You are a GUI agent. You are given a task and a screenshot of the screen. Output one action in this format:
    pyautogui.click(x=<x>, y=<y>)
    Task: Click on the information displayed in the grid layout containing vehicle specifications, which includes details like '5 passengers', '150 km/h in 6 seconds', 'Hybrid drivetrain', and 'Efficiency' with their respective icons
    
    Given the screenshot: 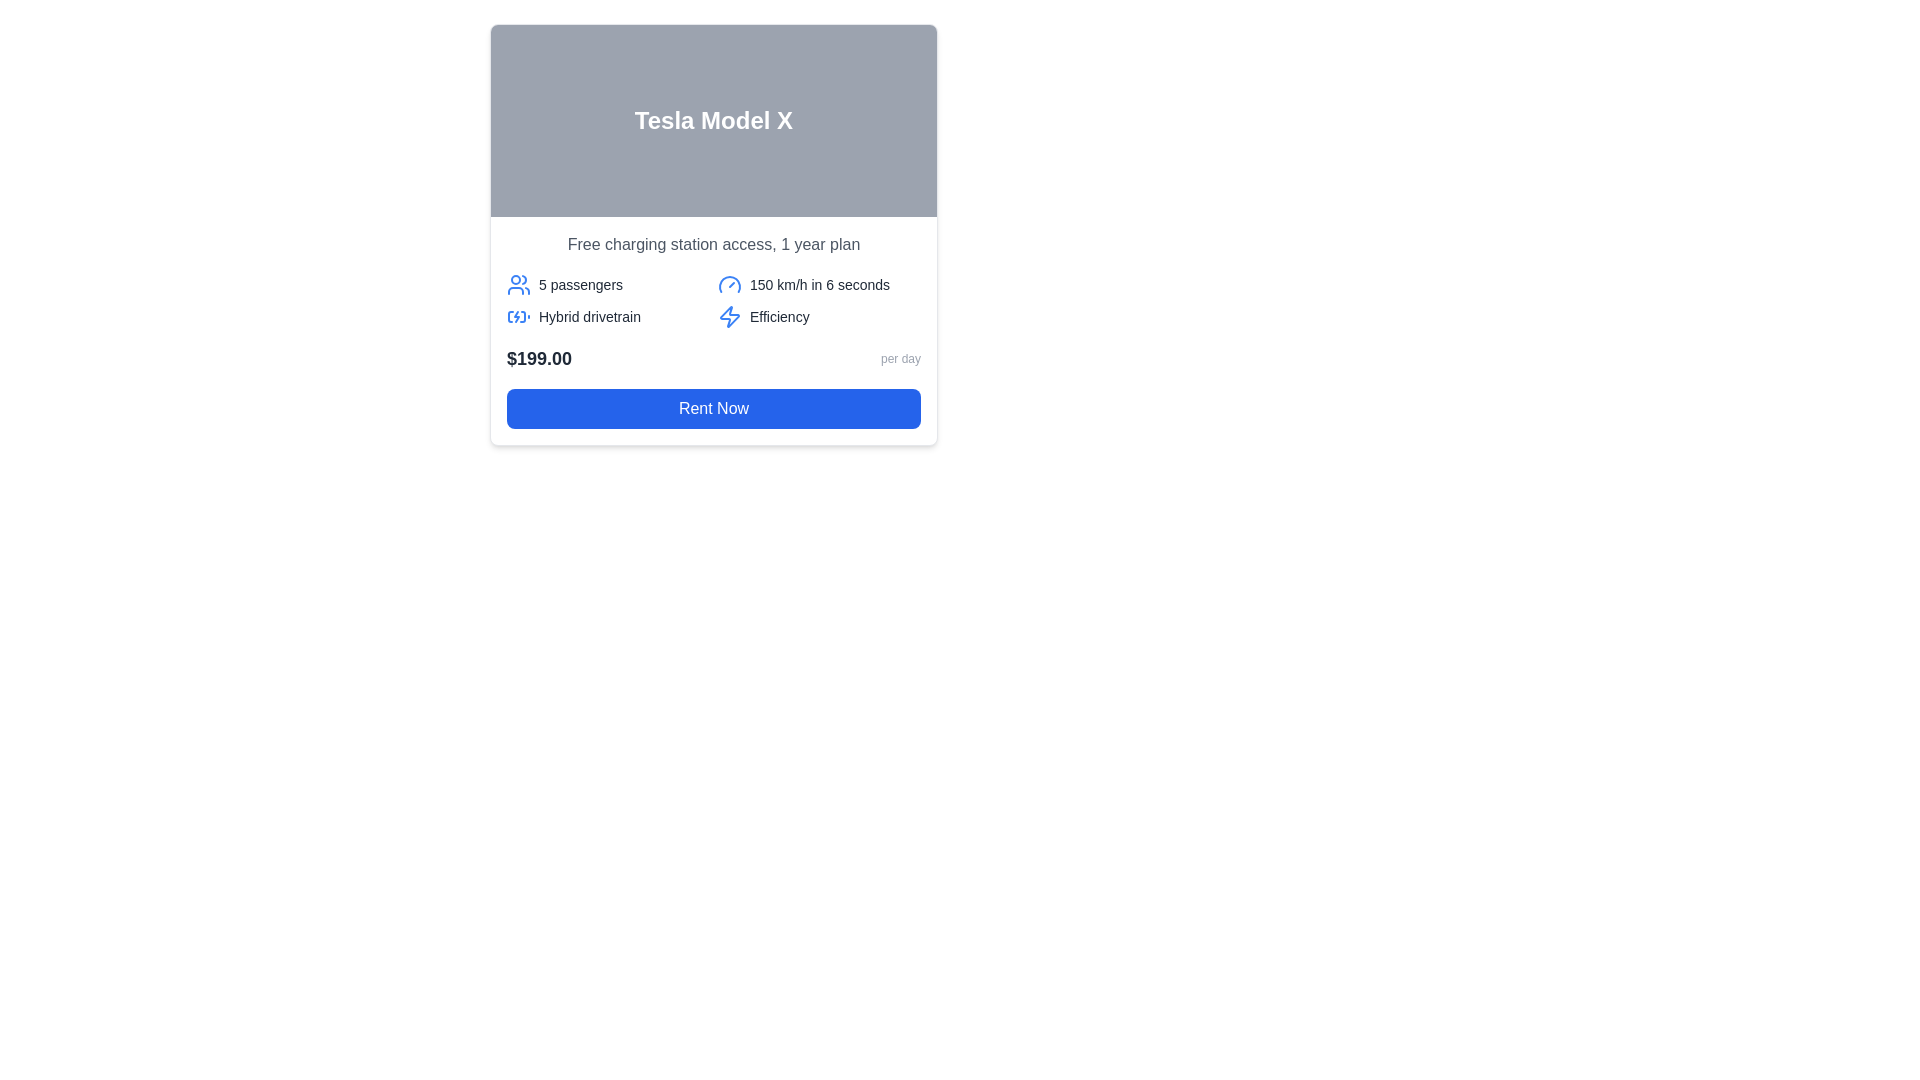 What is the action you would take?
    pyautogui.click(x=714, y=300)
    